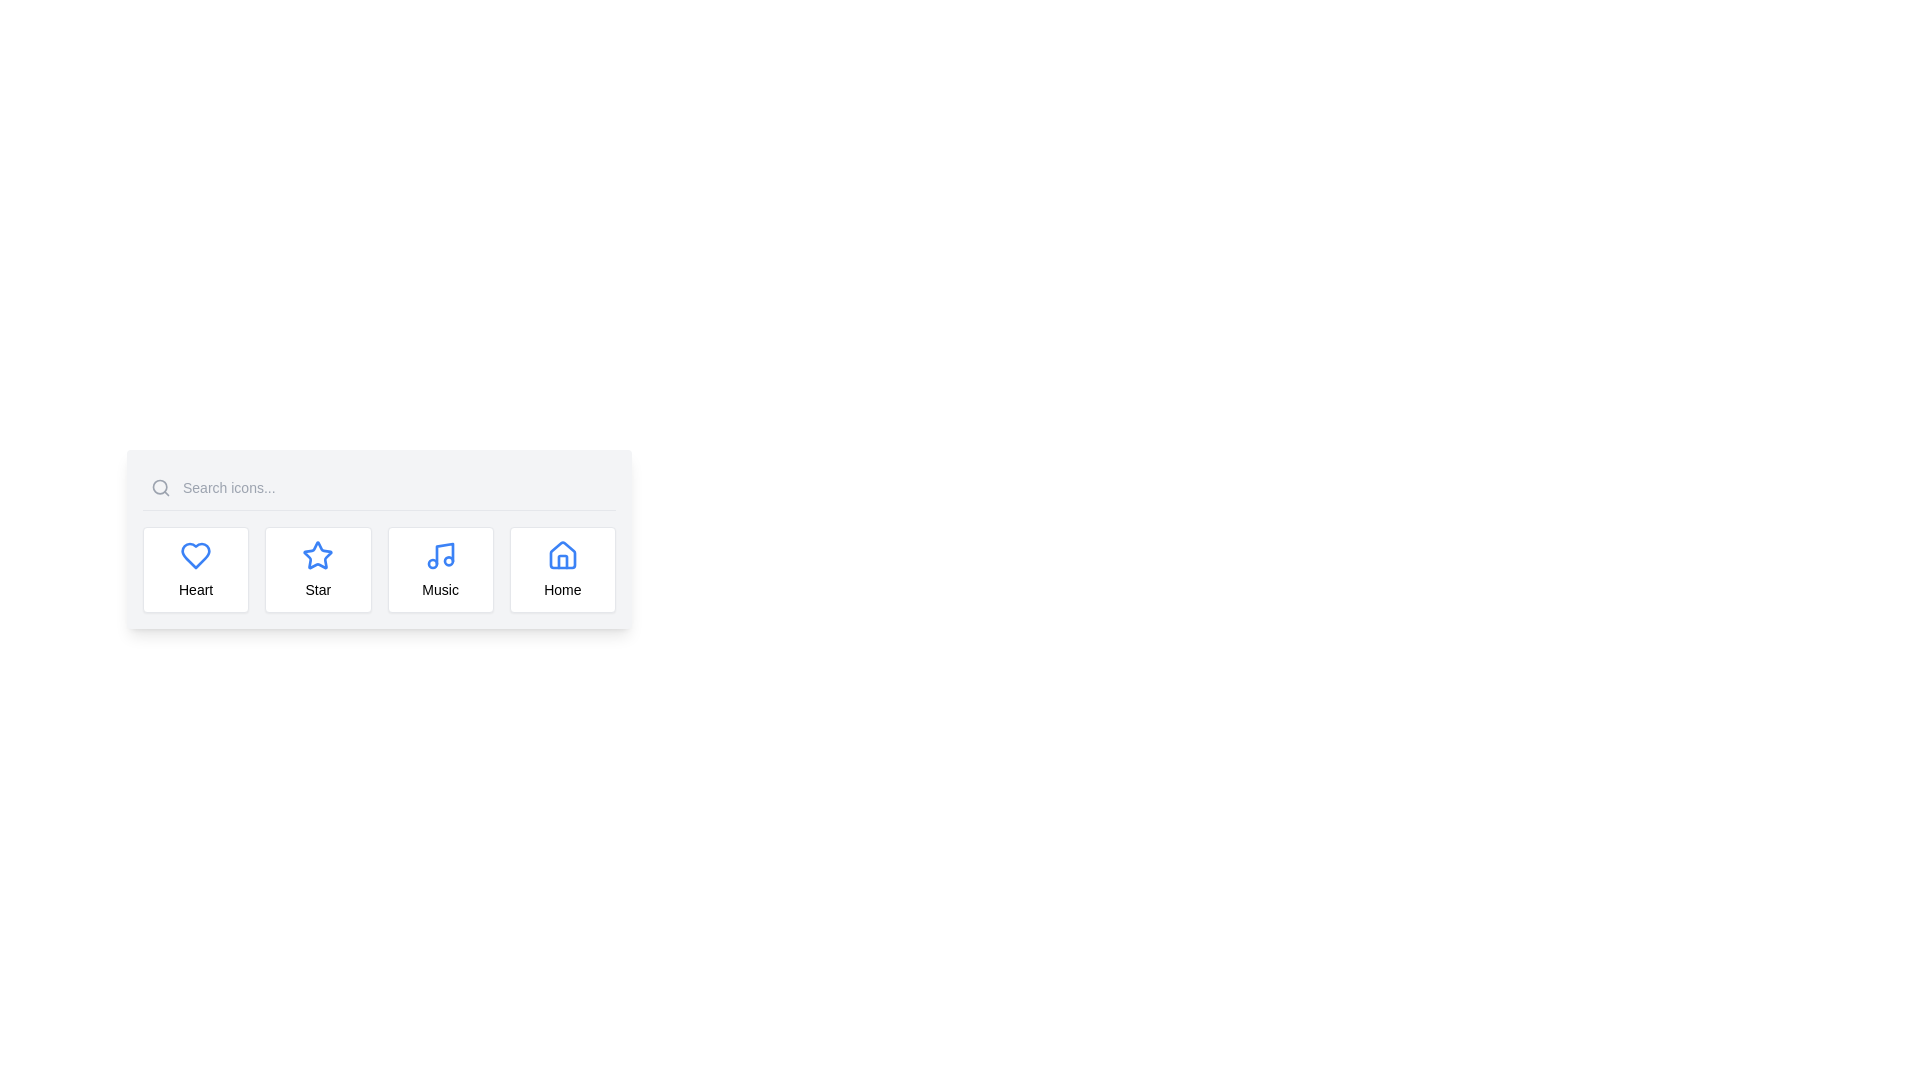 Image resolution: width=1920 pixels, height=1080 pixels. Describe the element at coordinates (316, 555) in the screenshot. I see `the star-shaped icon with a blue border, which is the second item in a horizontal list of icons` at that location.